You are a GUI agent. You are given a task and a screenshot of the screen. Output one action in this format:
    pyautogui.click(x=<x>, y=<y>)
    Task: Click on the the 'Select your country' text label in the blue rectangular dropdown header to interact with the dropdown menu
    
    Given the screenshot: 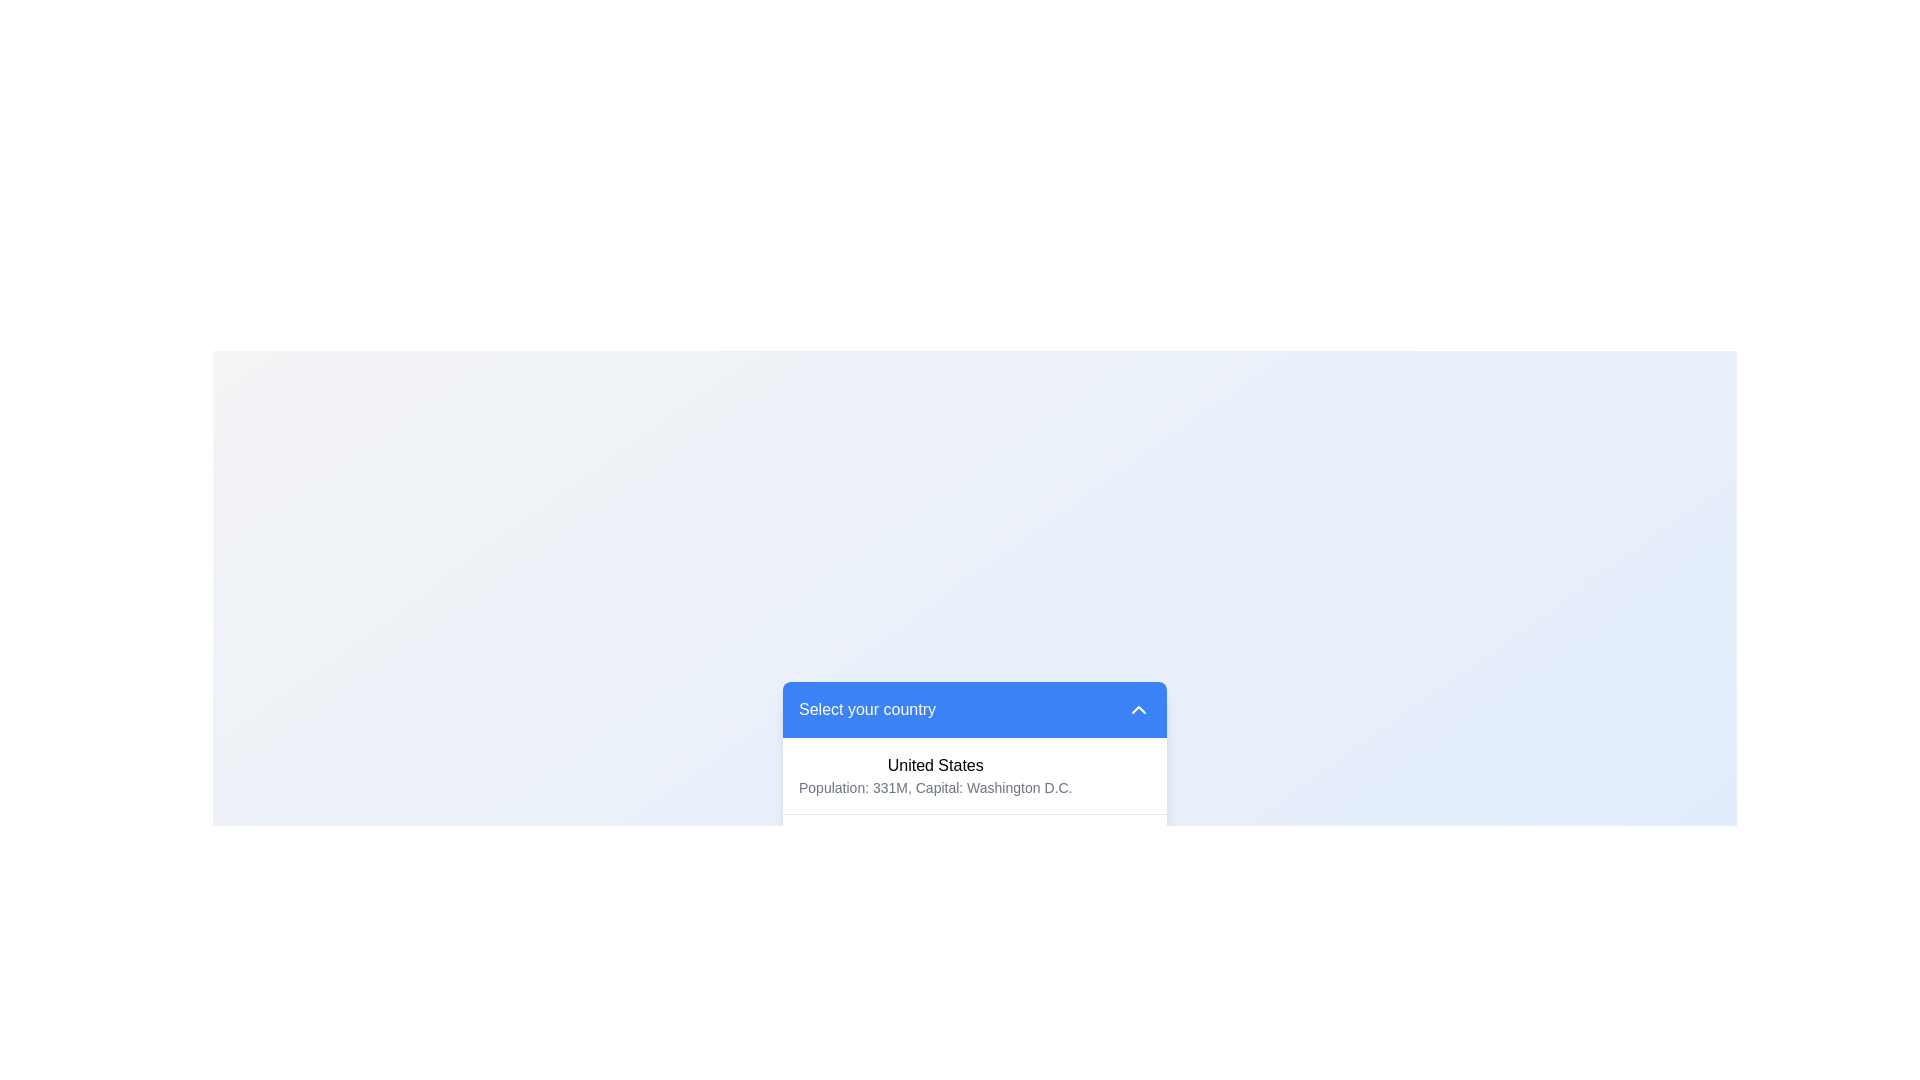 What is the action you would take?
    pyautogui.click(x=867, y=708)
    